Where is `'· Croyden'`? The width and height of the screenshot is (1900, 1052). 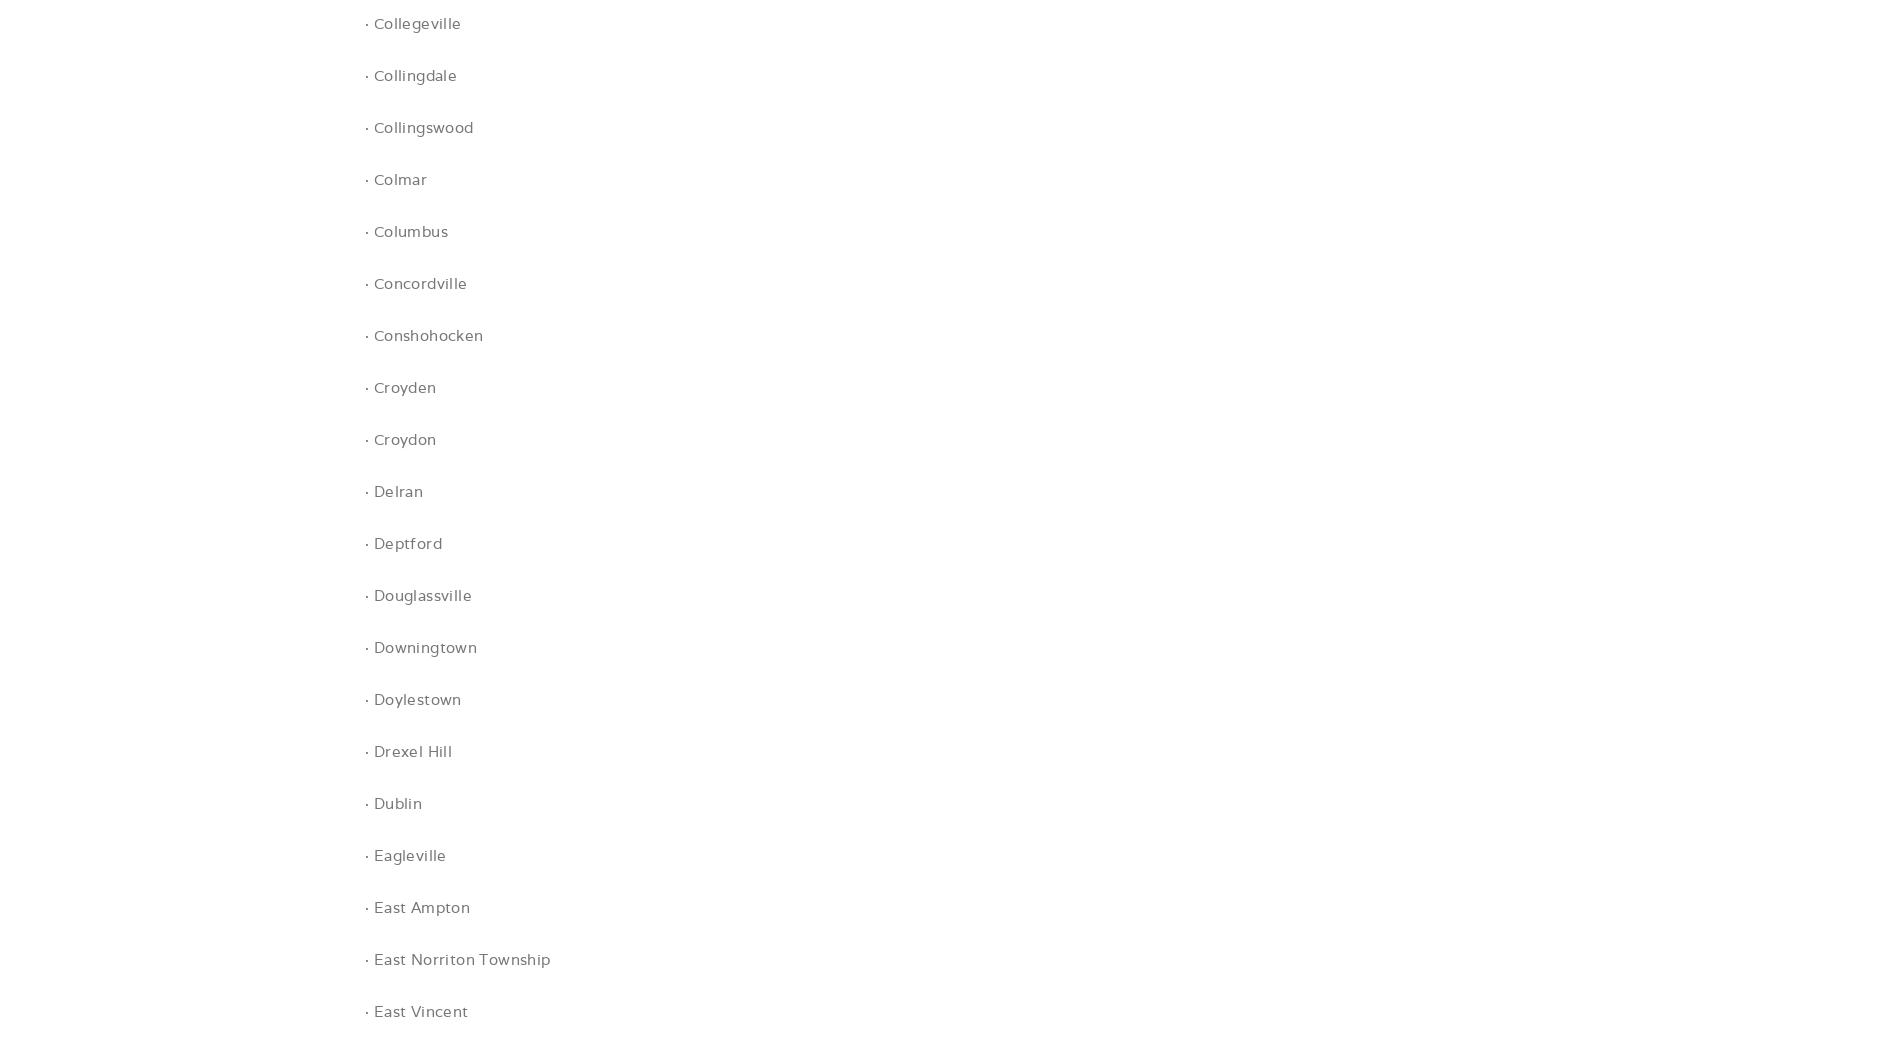 '· Croyden' is located at coordinates (363, 387).